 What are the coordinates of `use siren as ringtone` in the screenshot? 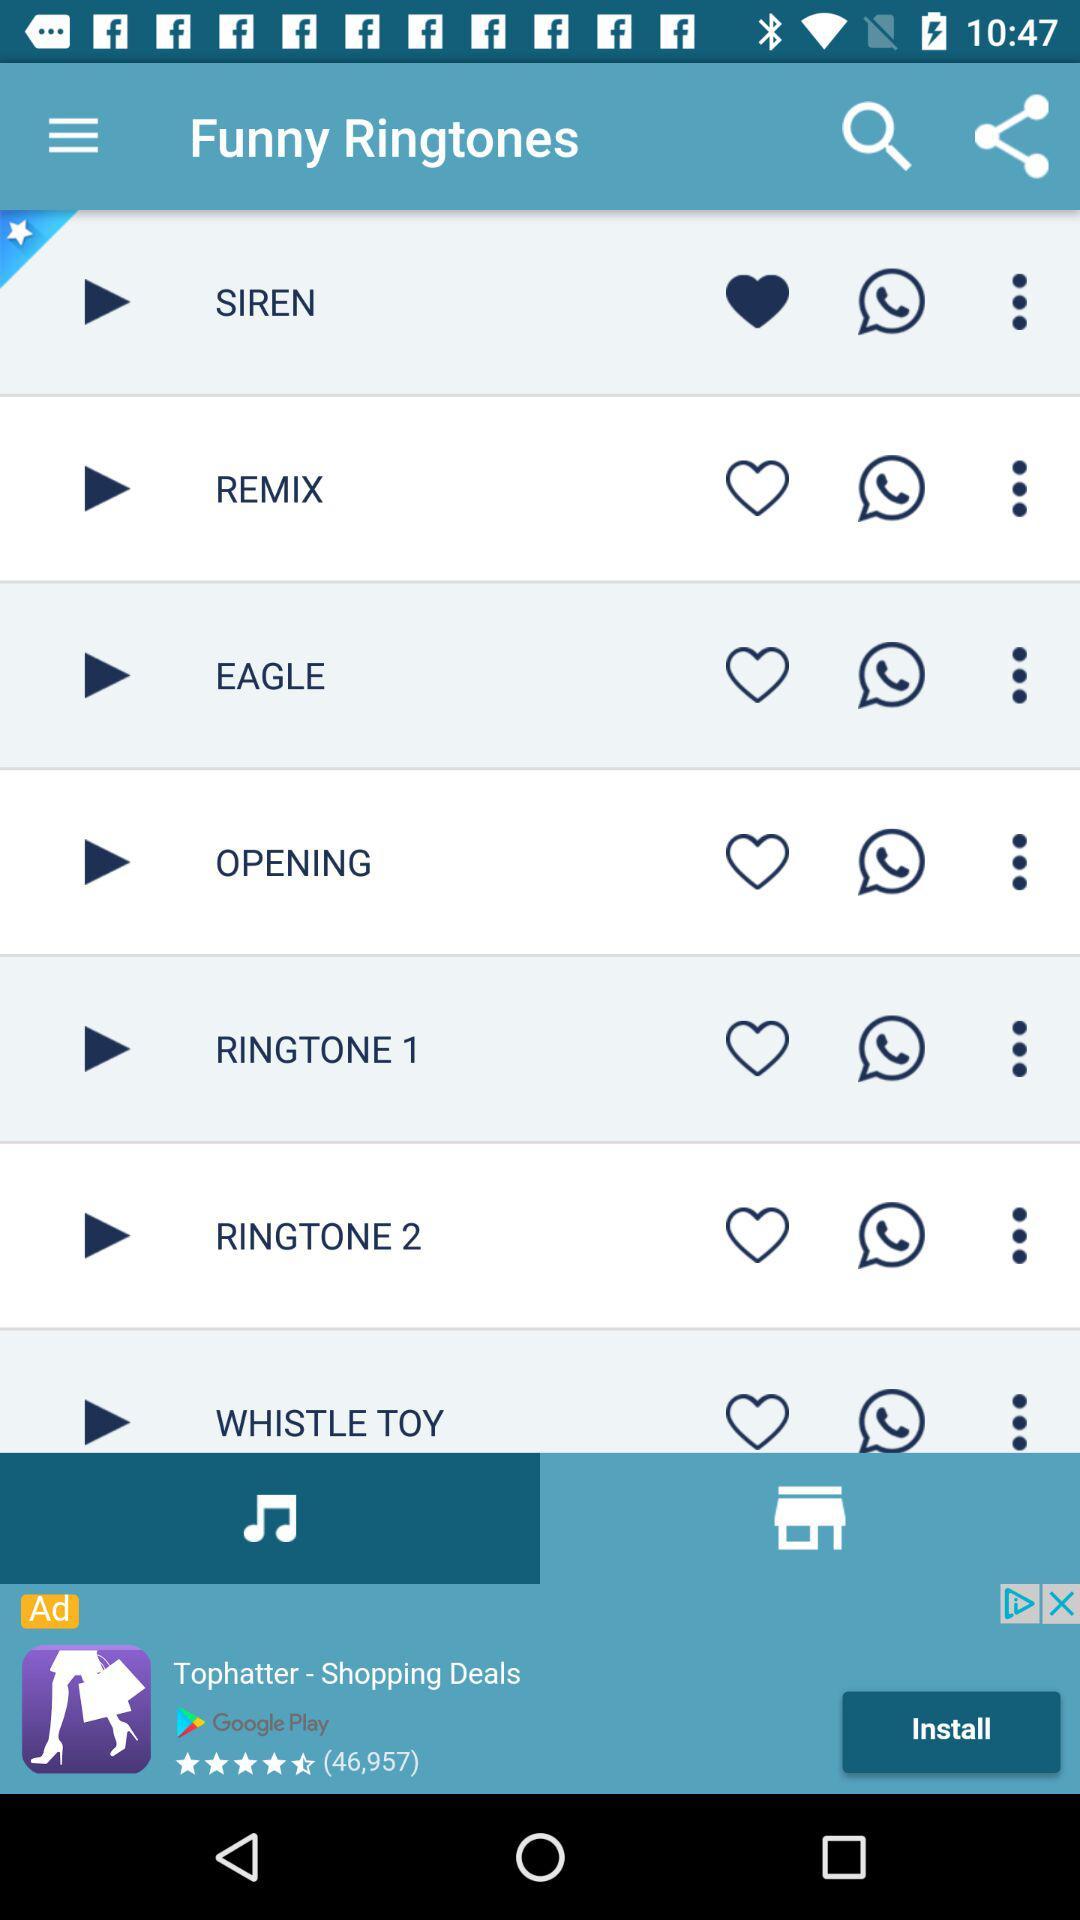 It's located at (890, 300).